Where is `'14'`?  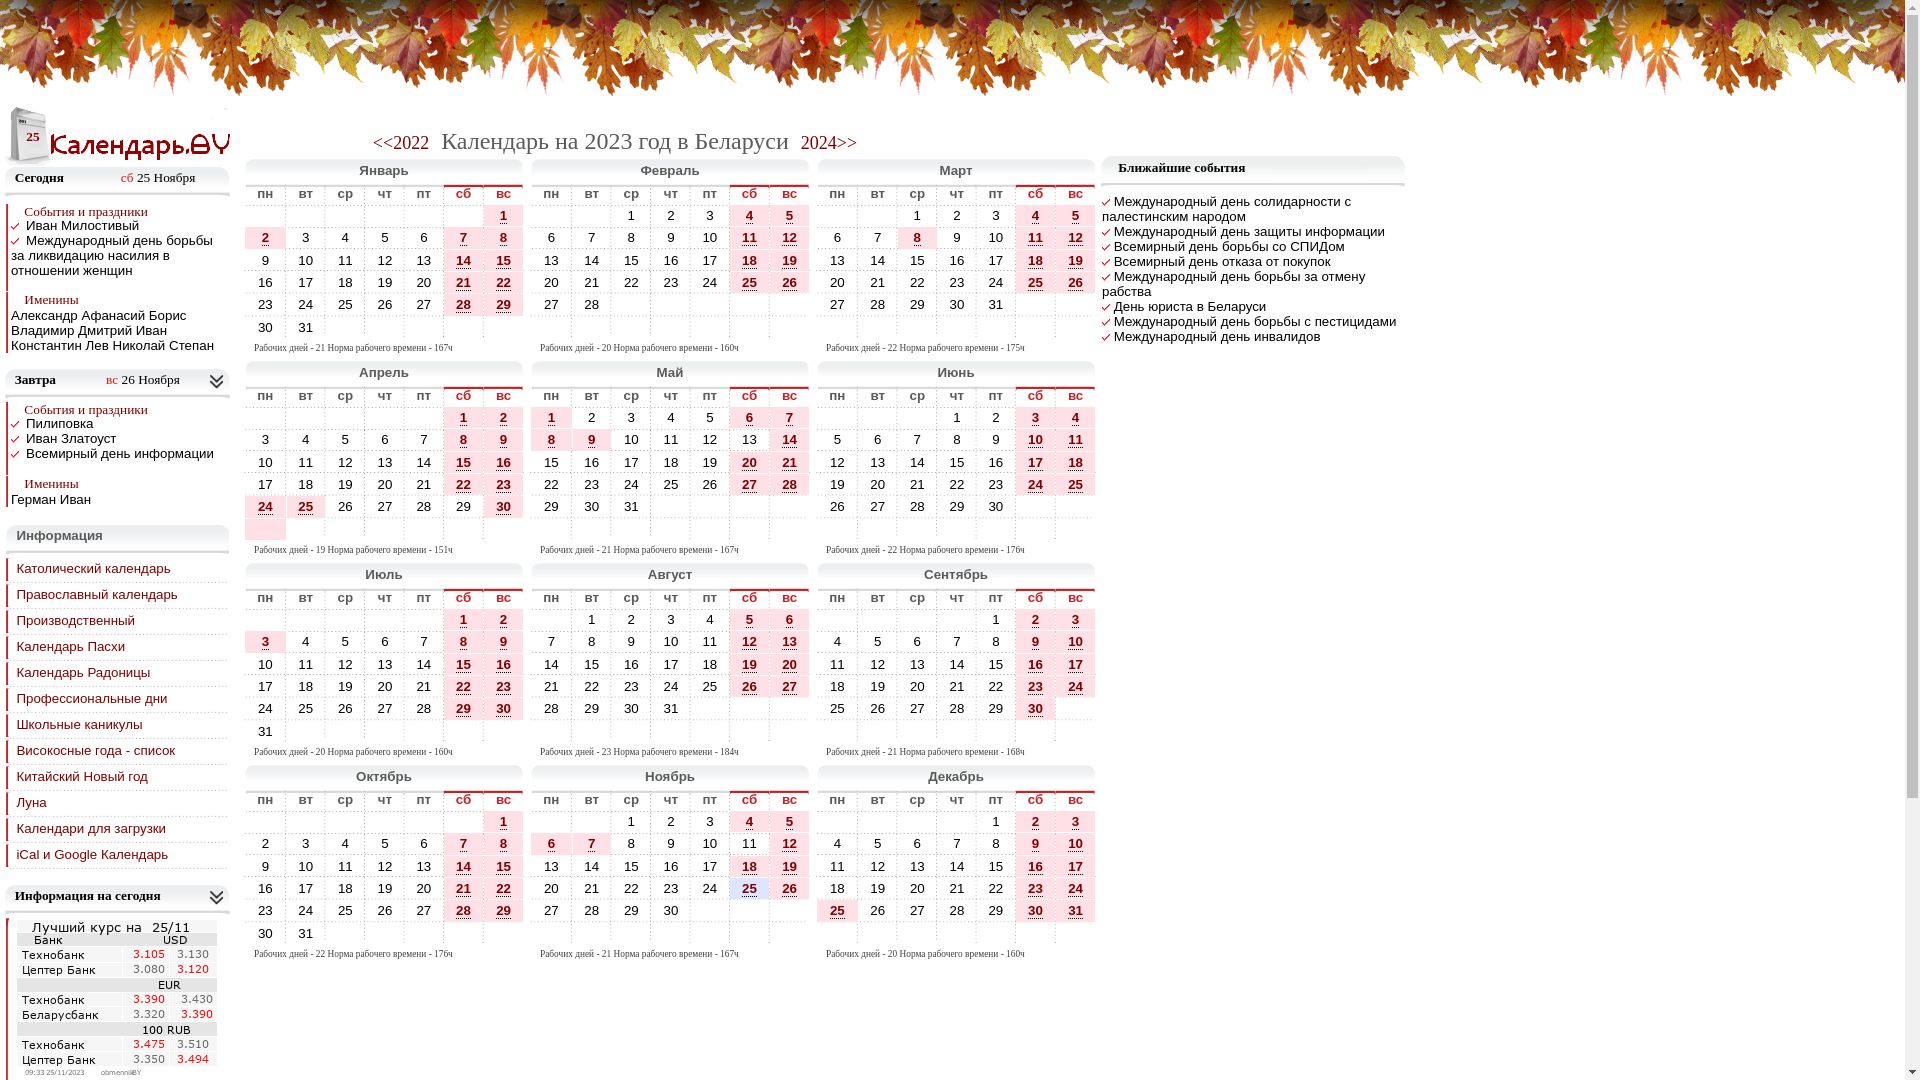
'14' is located at coordinates (462, 260).